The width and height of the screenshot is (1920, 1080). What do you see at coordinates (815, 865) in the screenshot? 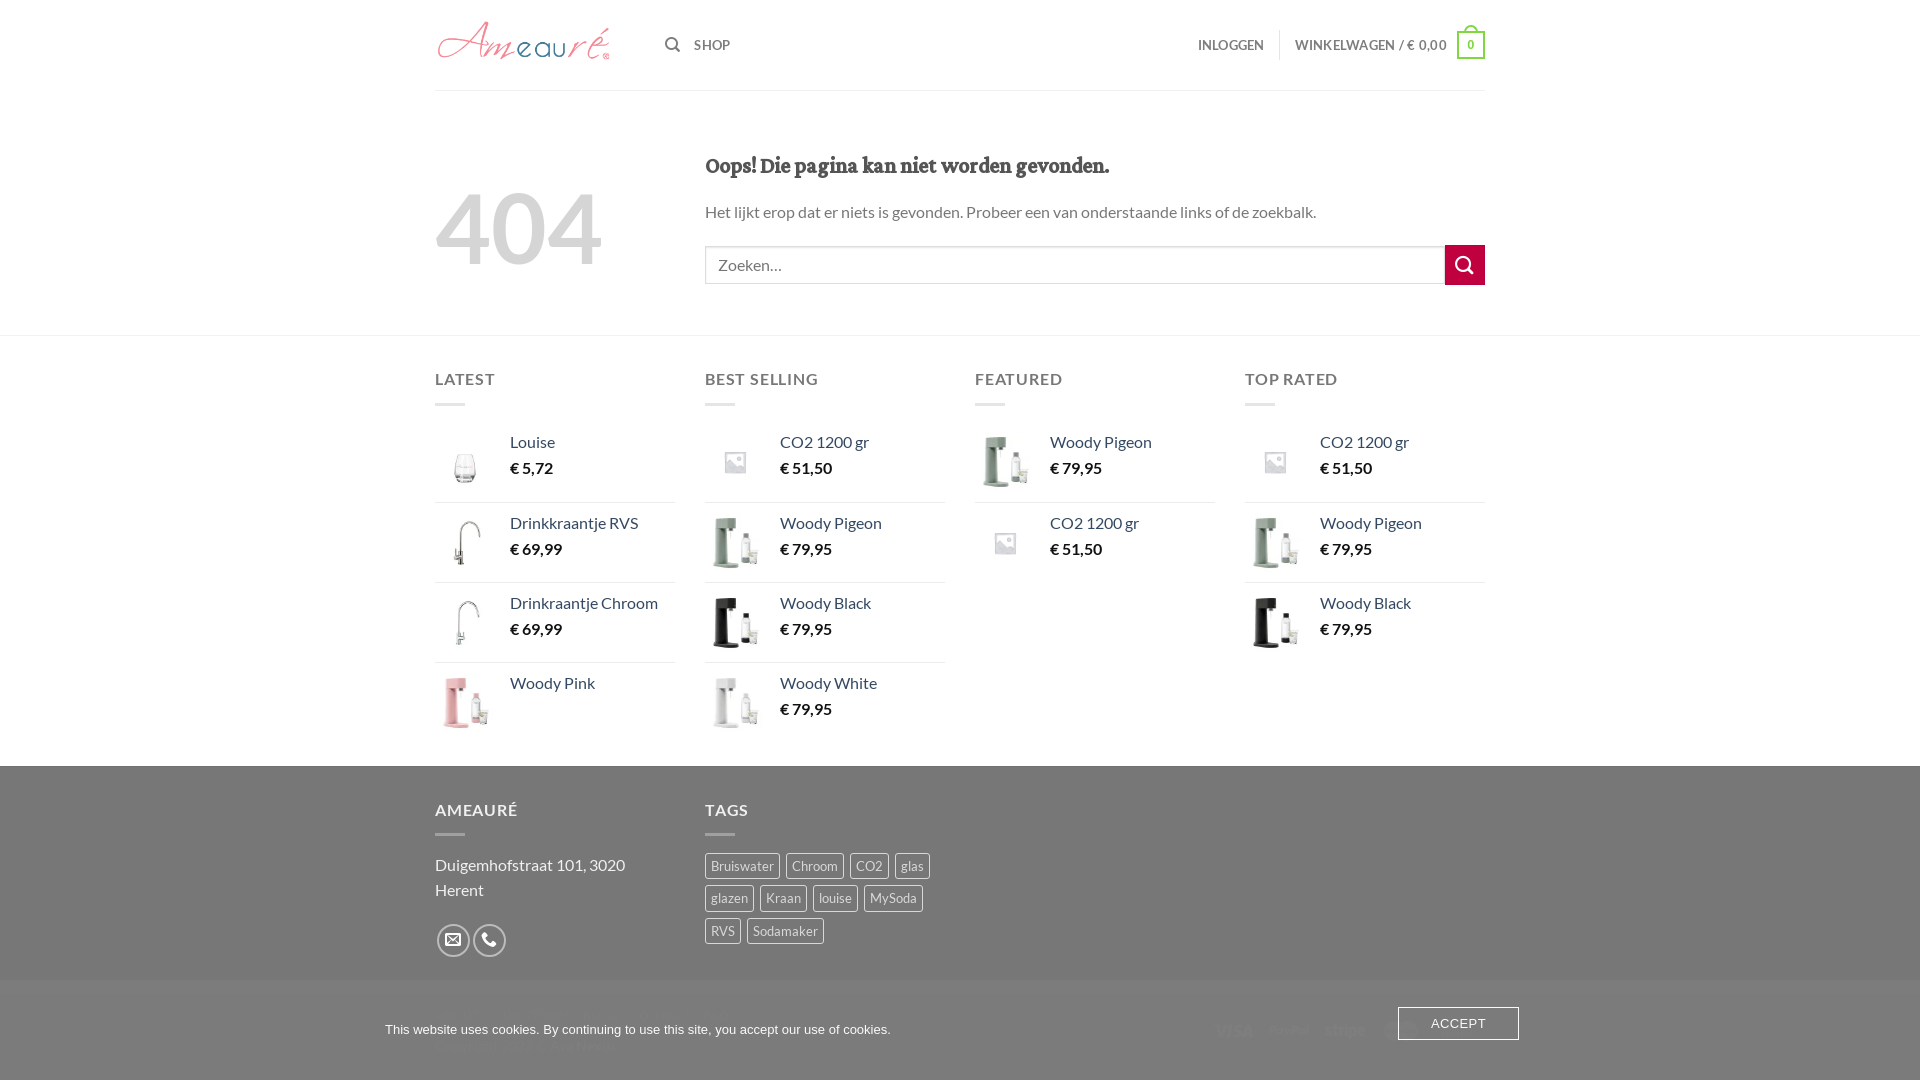
I see `'Chroom'` at bounding box center [815, 865].